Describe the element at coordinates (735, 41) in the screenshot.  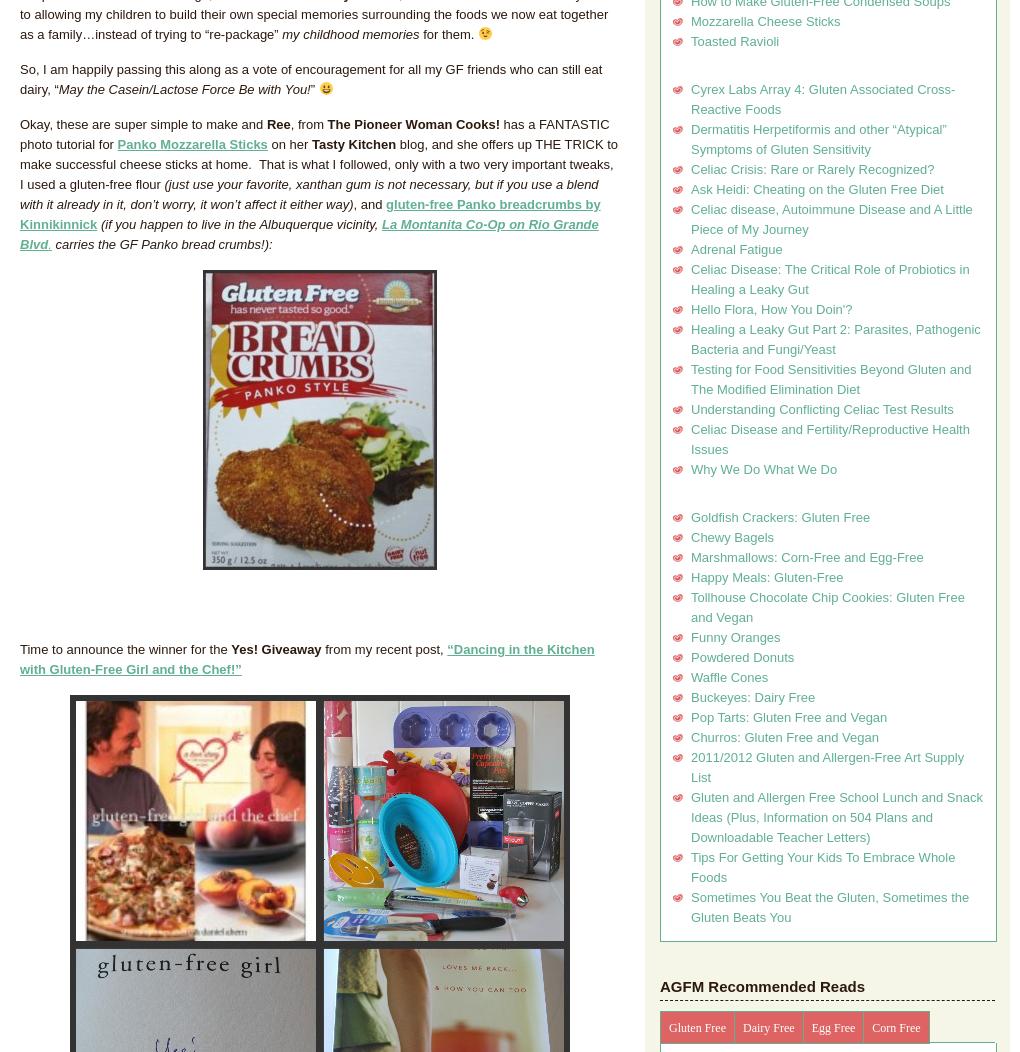
I see `'Toasted Ravioli'` at that location.